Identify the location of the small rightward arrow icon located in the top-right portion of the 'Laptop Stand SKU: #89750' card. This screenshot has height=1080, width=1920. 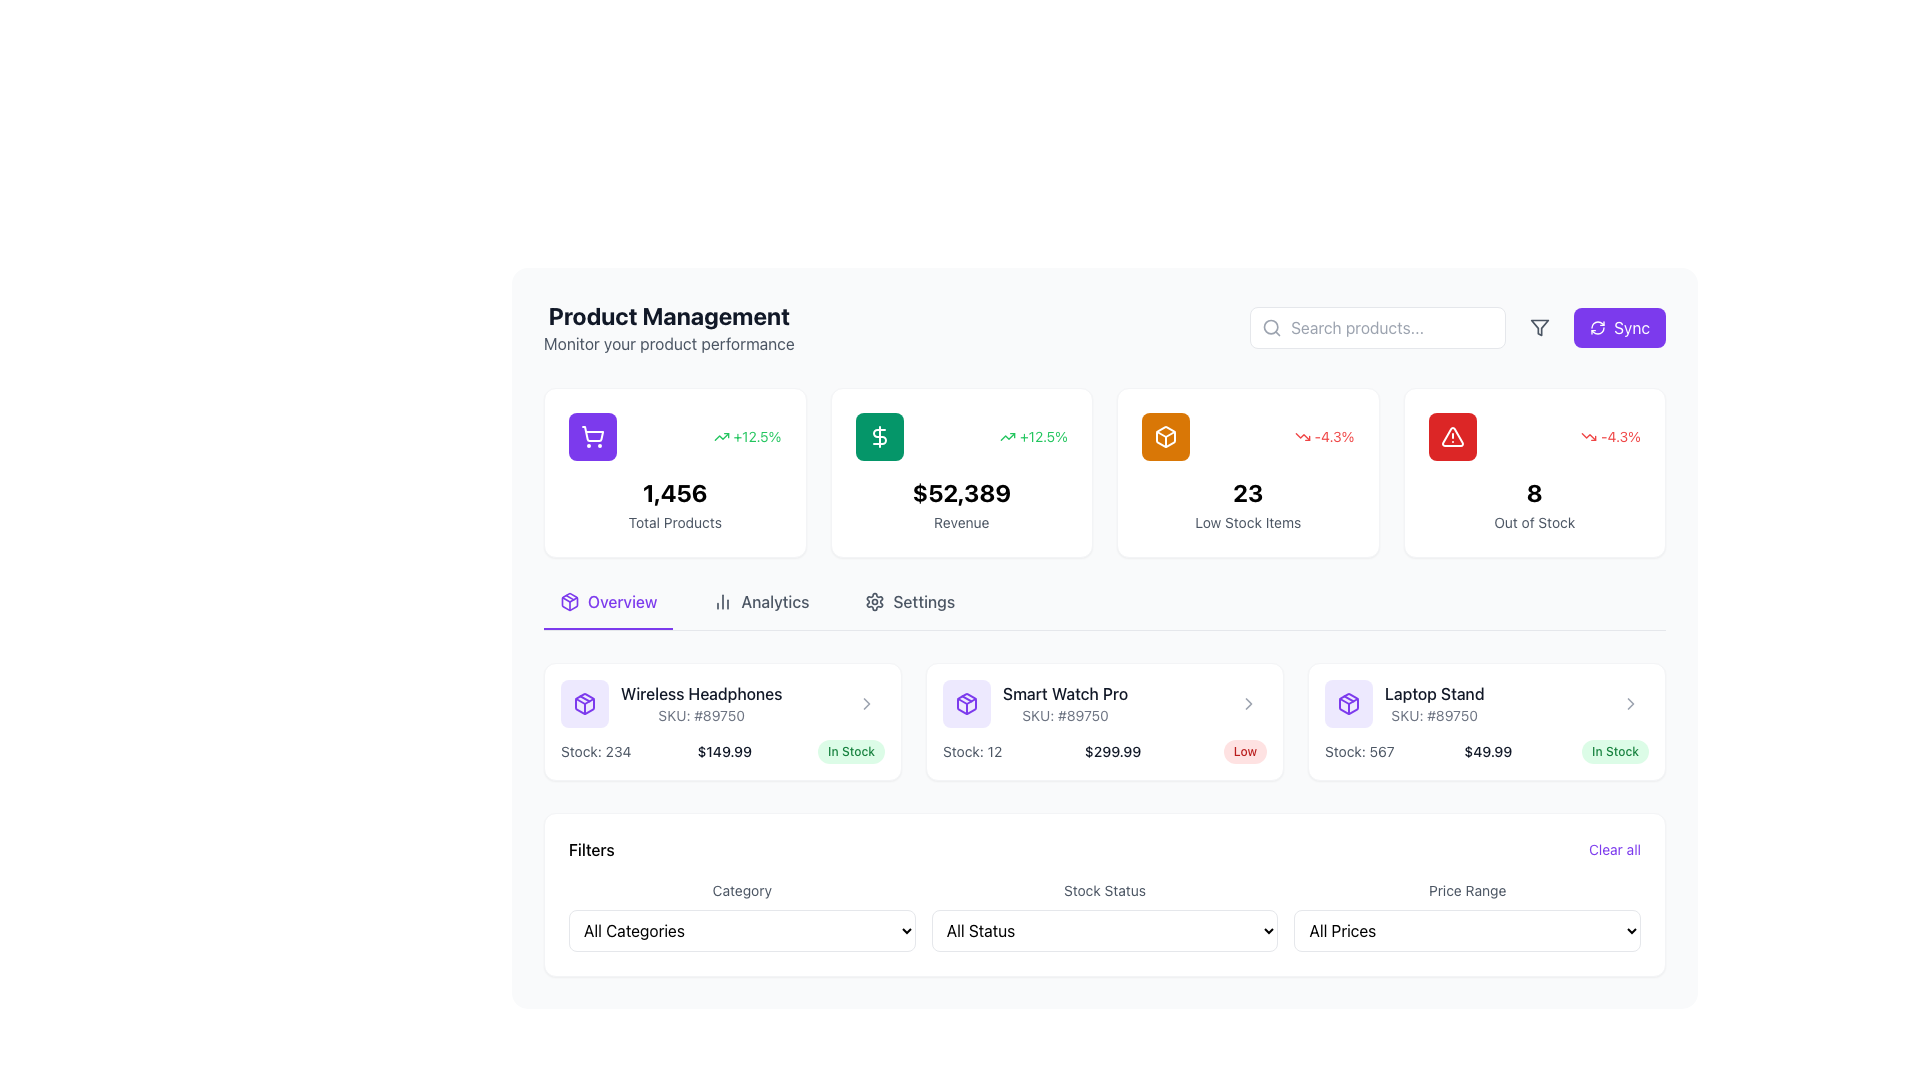
(1631, 703).